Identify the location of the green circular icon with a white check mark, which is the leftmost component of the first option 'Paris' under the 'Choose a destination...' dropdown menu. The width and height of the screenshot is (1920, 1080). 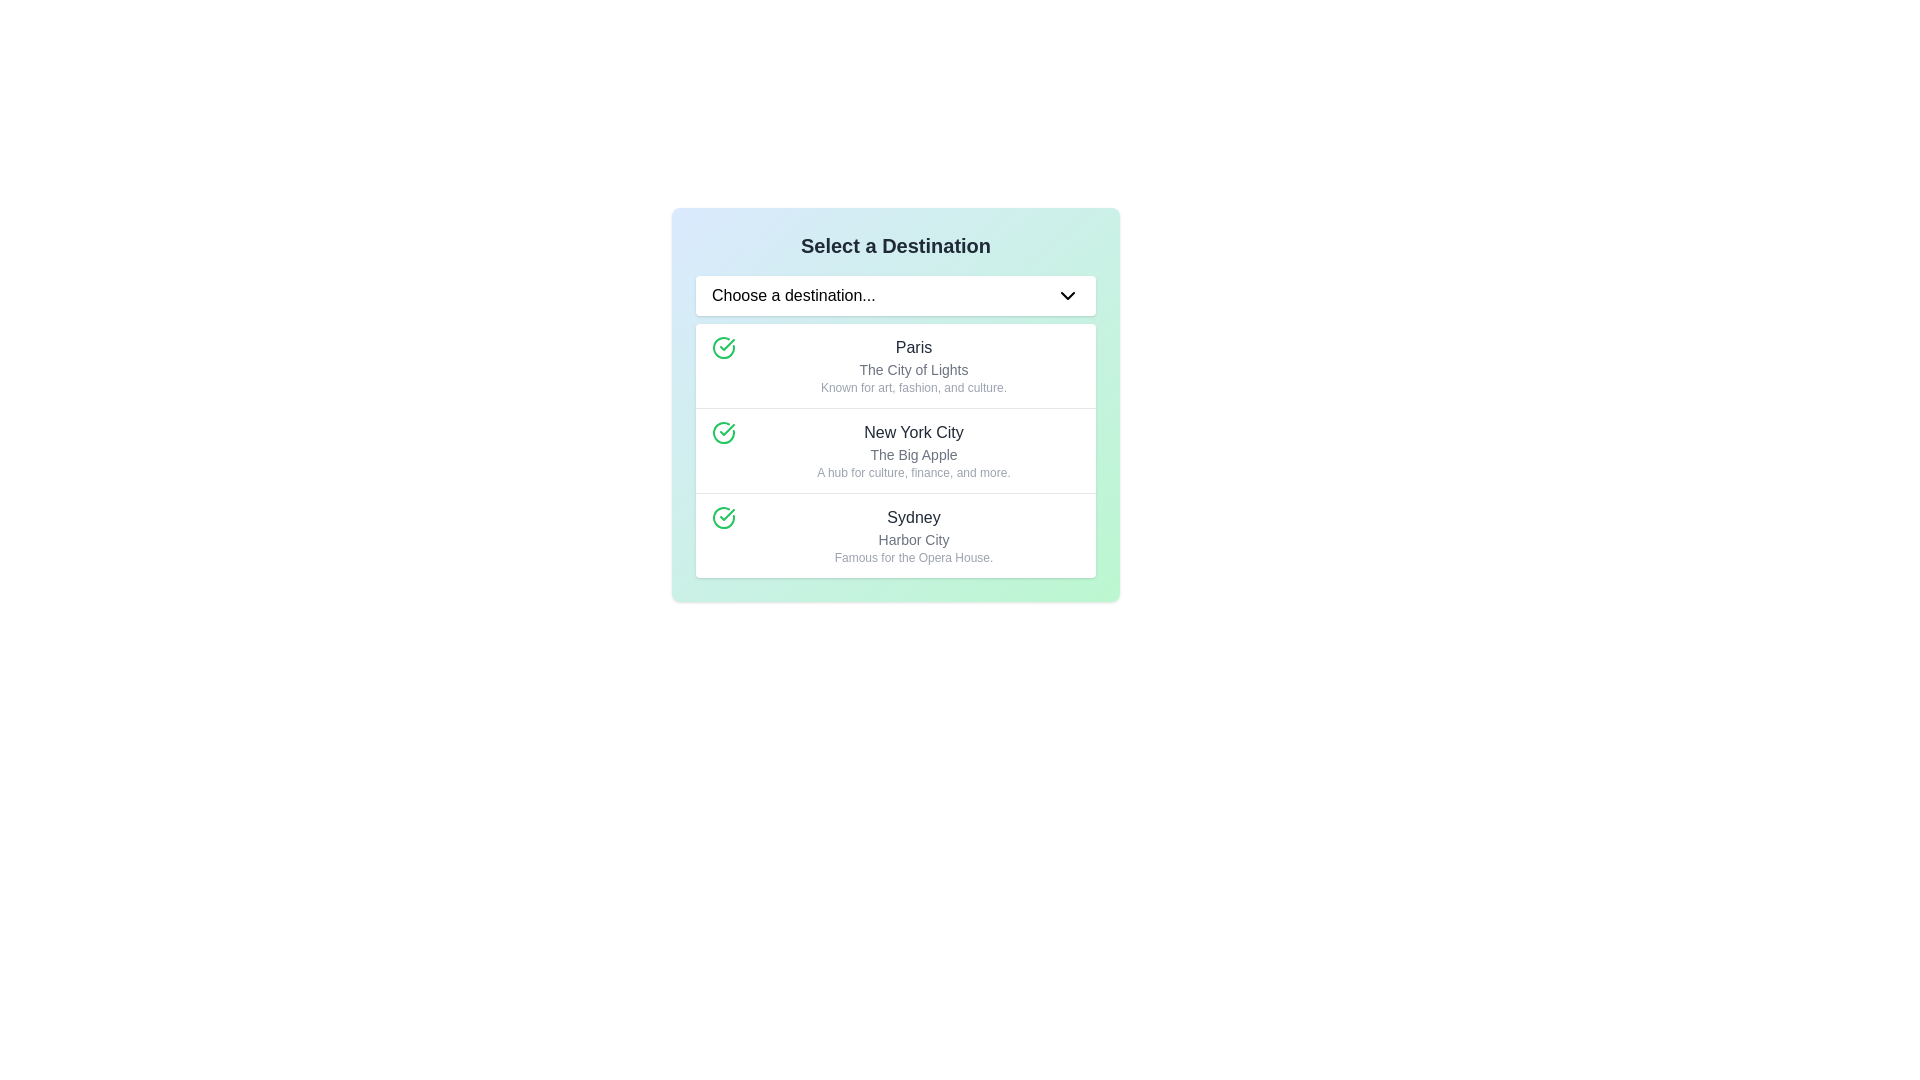
(723, 346).